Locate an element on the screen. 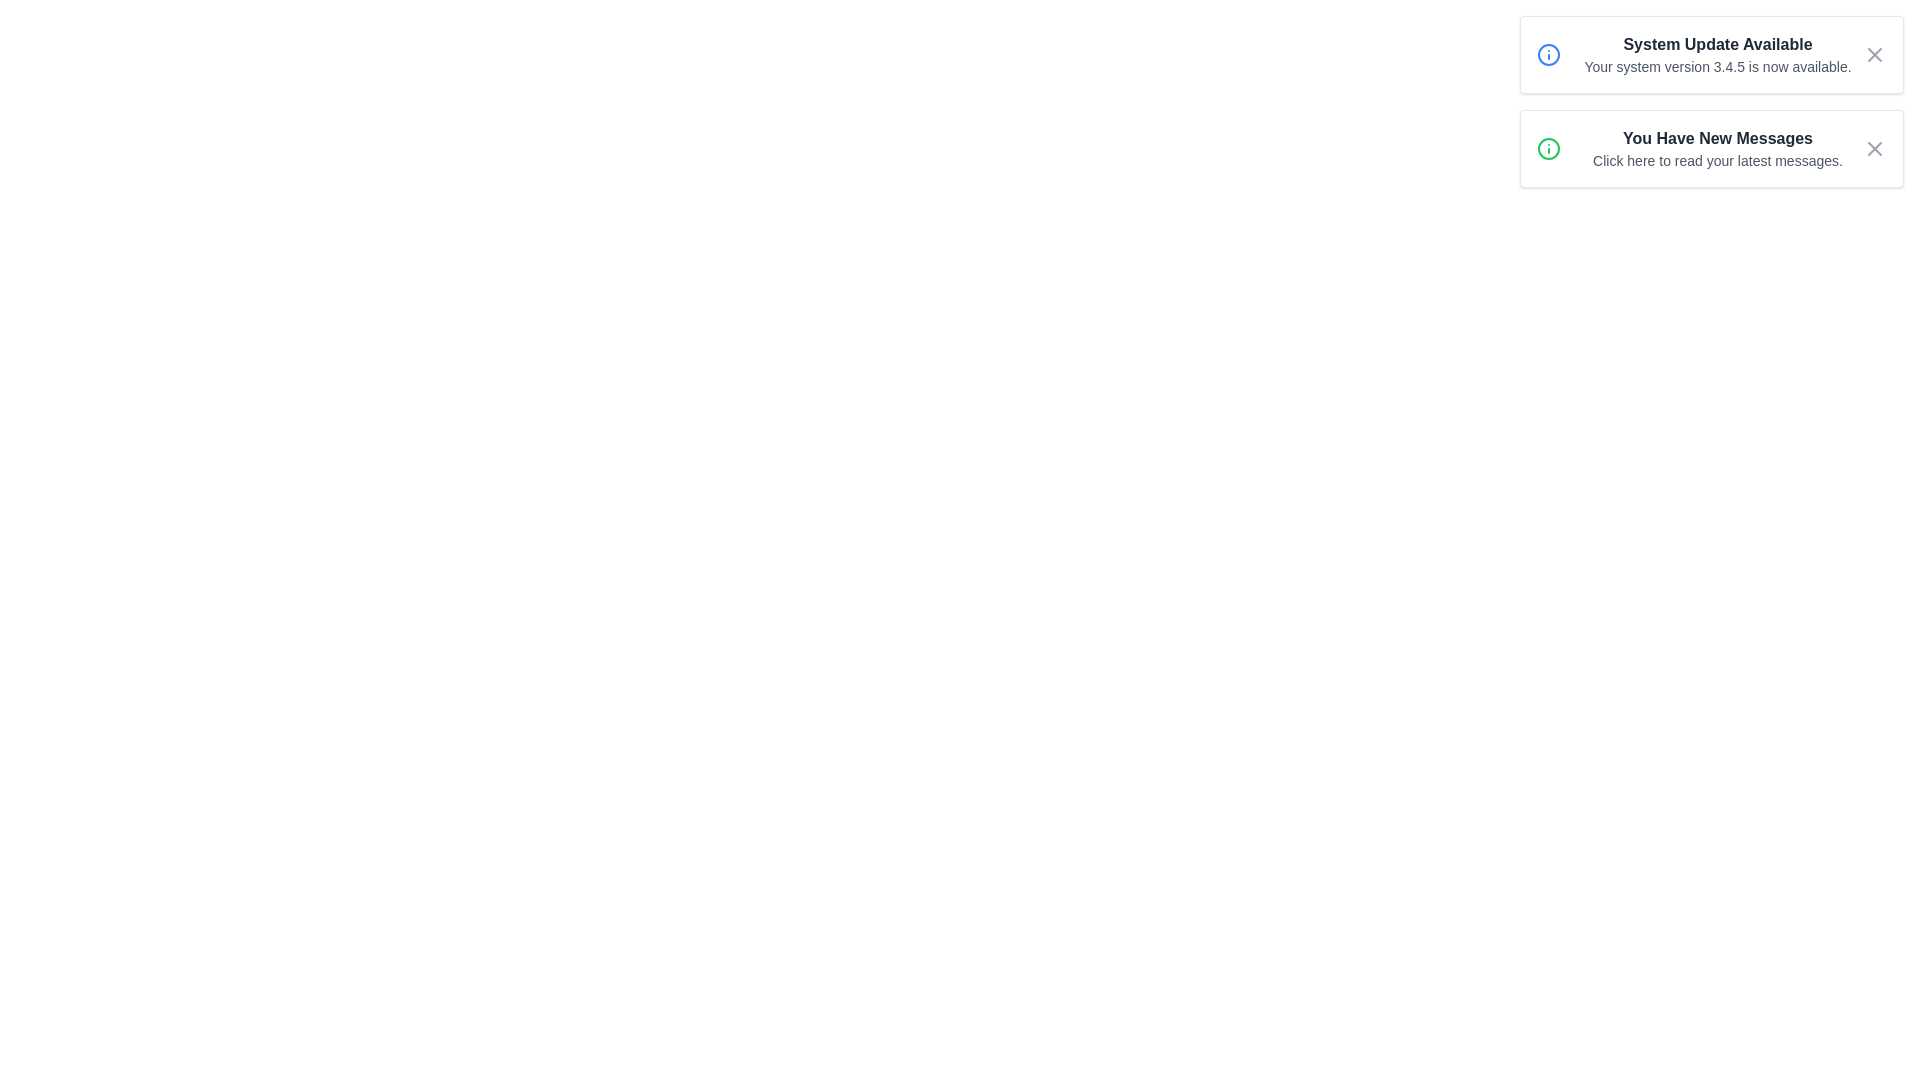  the notification to read its details is located at coordinates (1711, 101).